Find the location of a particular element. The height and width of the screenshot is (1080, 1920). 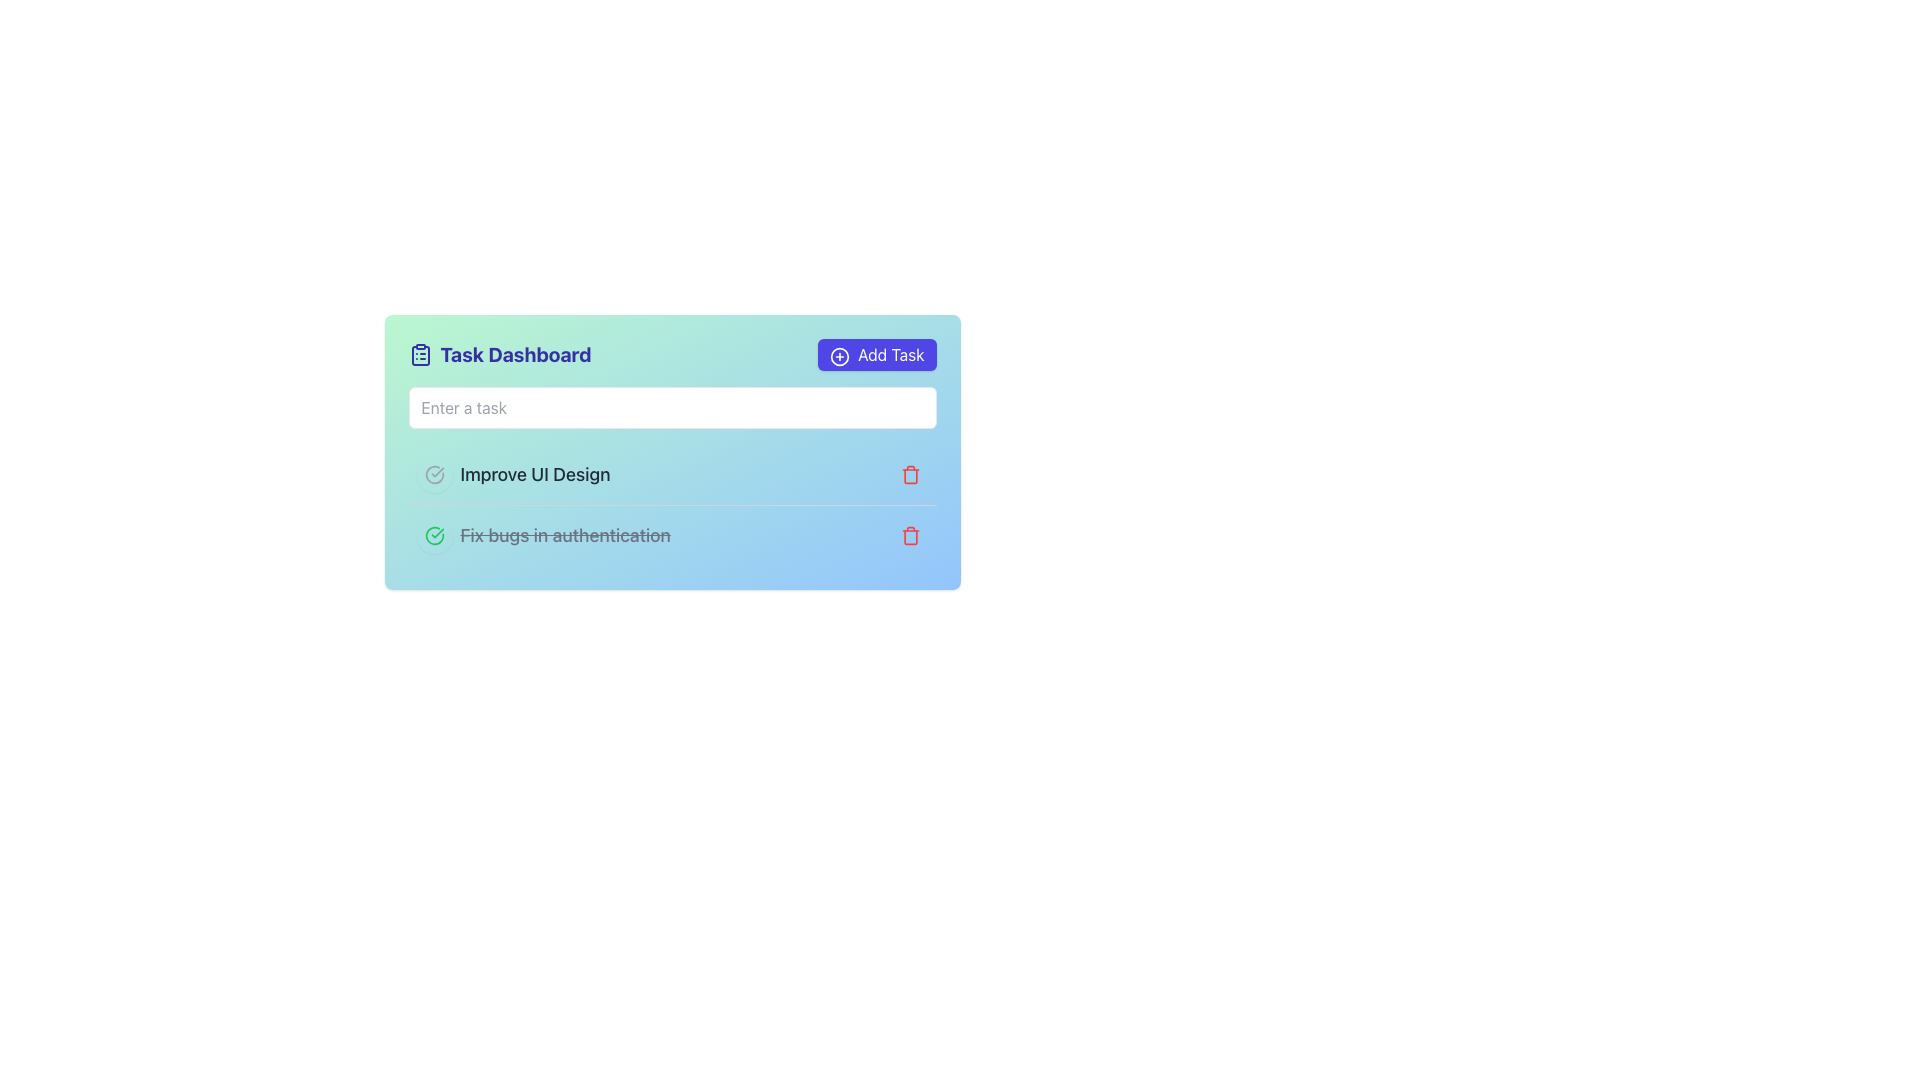

the interactive circular icon with a vibrant green border and a hollow center that contains a green checkmark, located to the left of the text 'Fix bugs in authentication' to mark the task as done or undone is located at coordinates (433, 535).